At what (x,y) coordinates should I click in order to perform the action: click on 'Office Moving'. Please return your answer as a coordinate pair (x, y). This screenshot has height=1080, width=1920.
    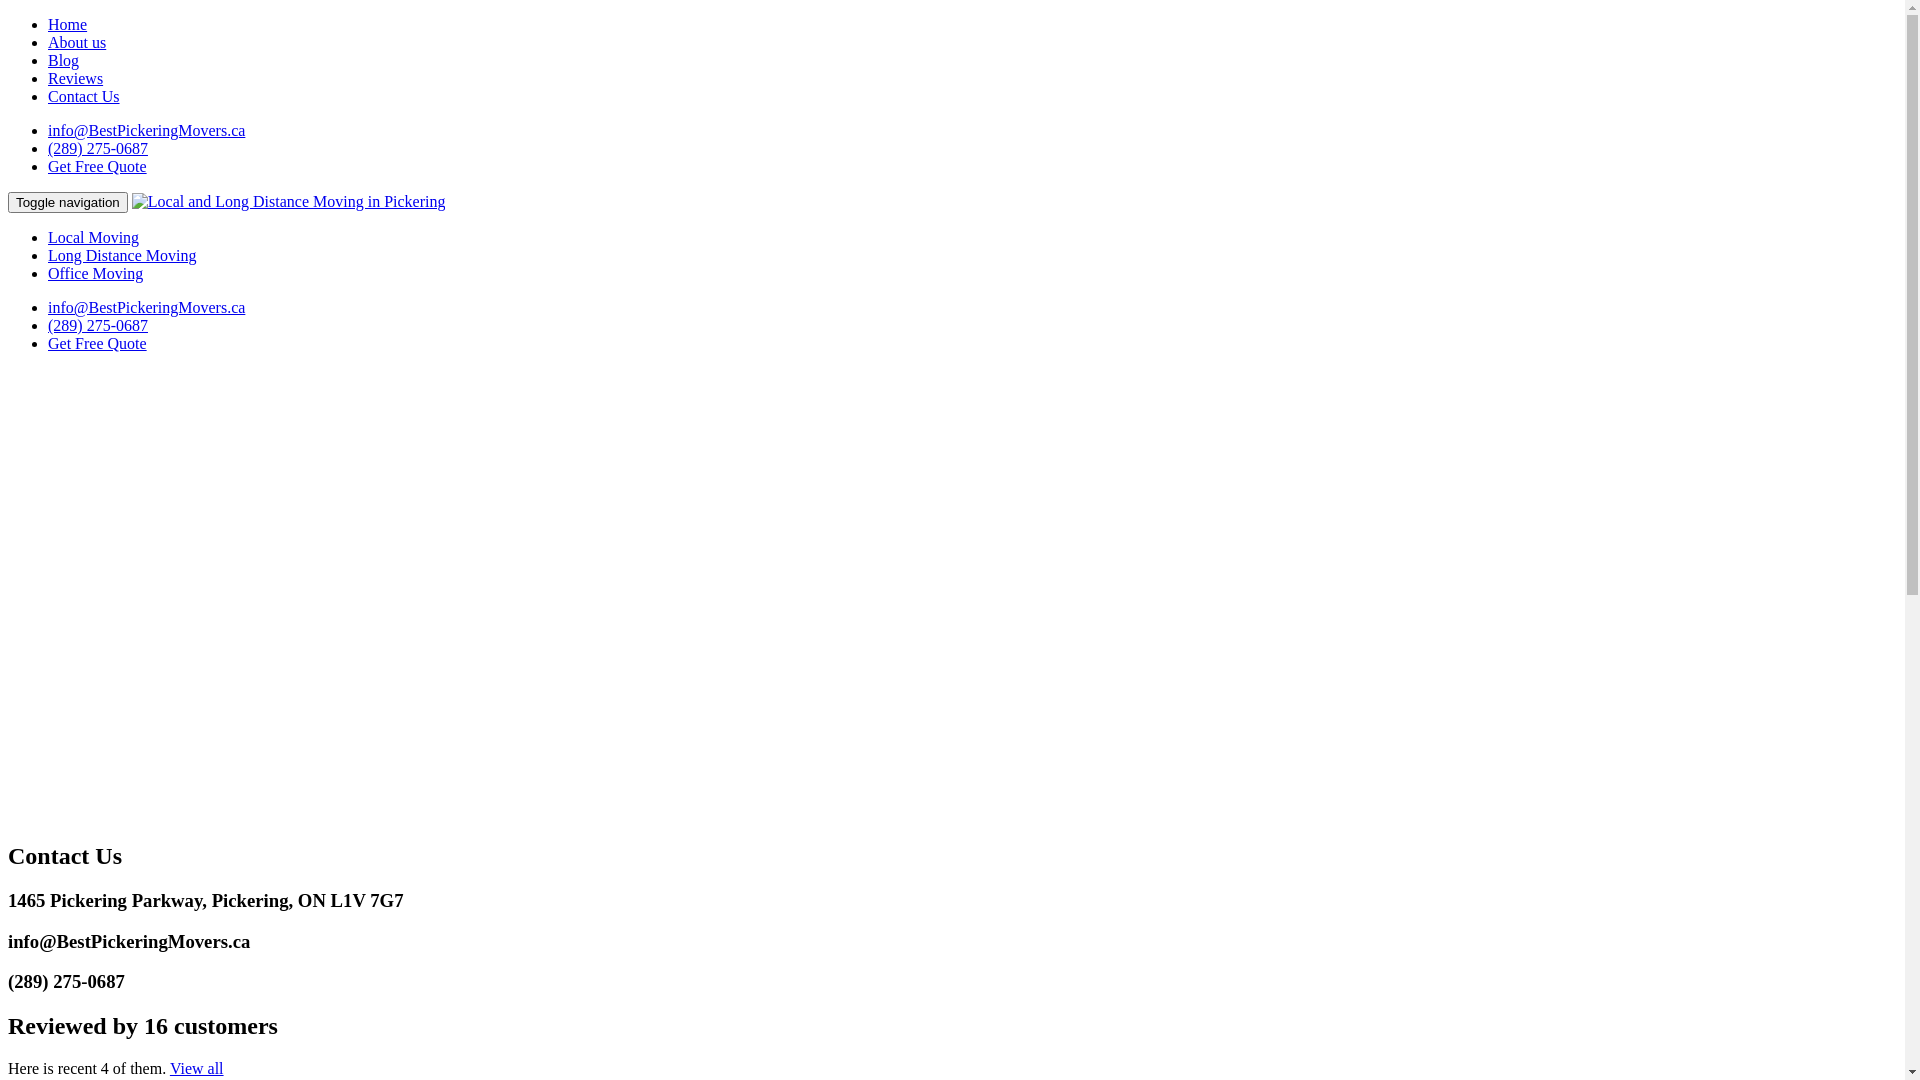
    Looking at the image, I should click on (94, 273).